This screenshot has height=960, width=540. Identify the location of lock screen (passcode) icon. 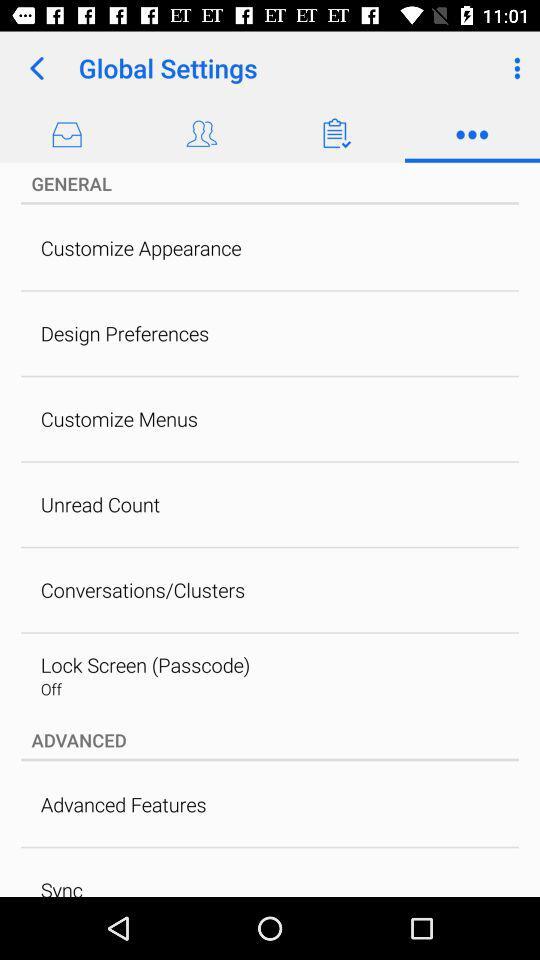
(144, 665).